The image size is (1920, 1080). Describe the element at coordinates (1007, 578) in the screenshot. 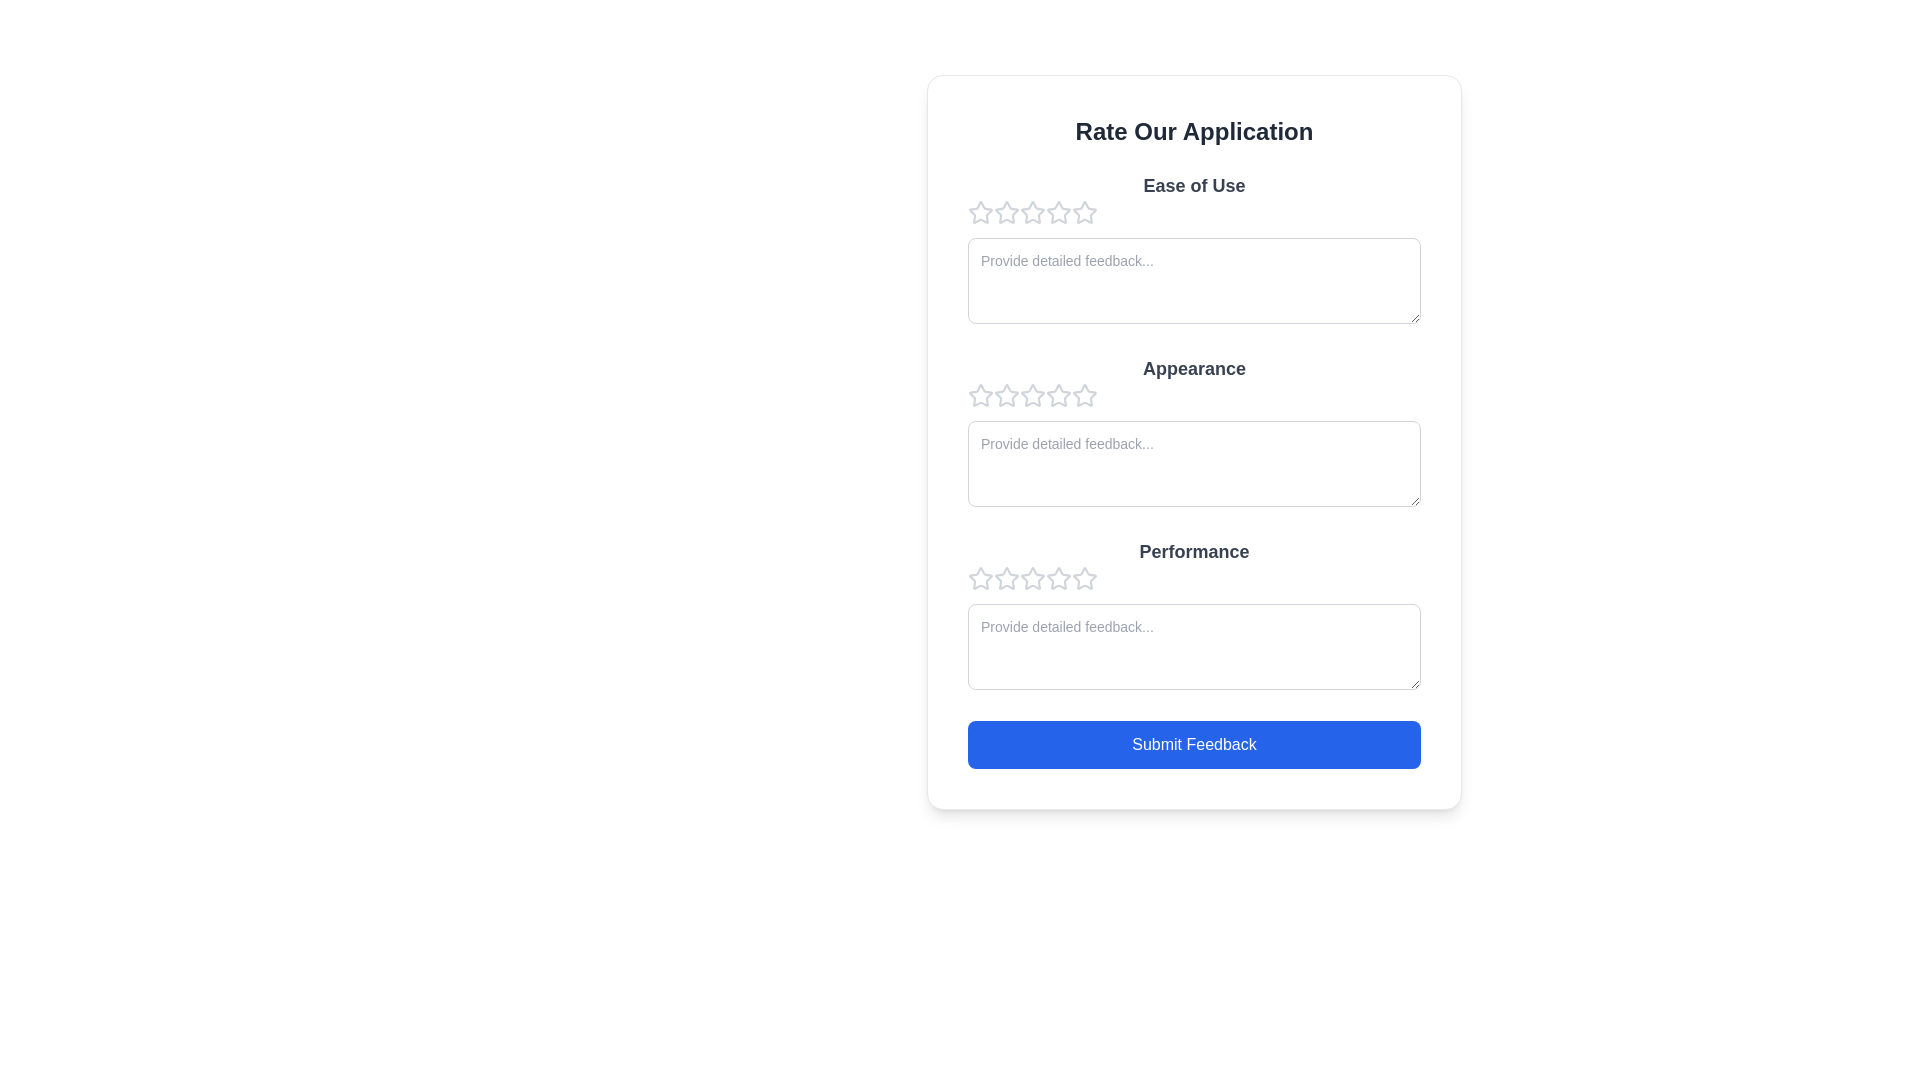

I see `the first star in the third row of the star rating component for the 'Performance' section` at that location.